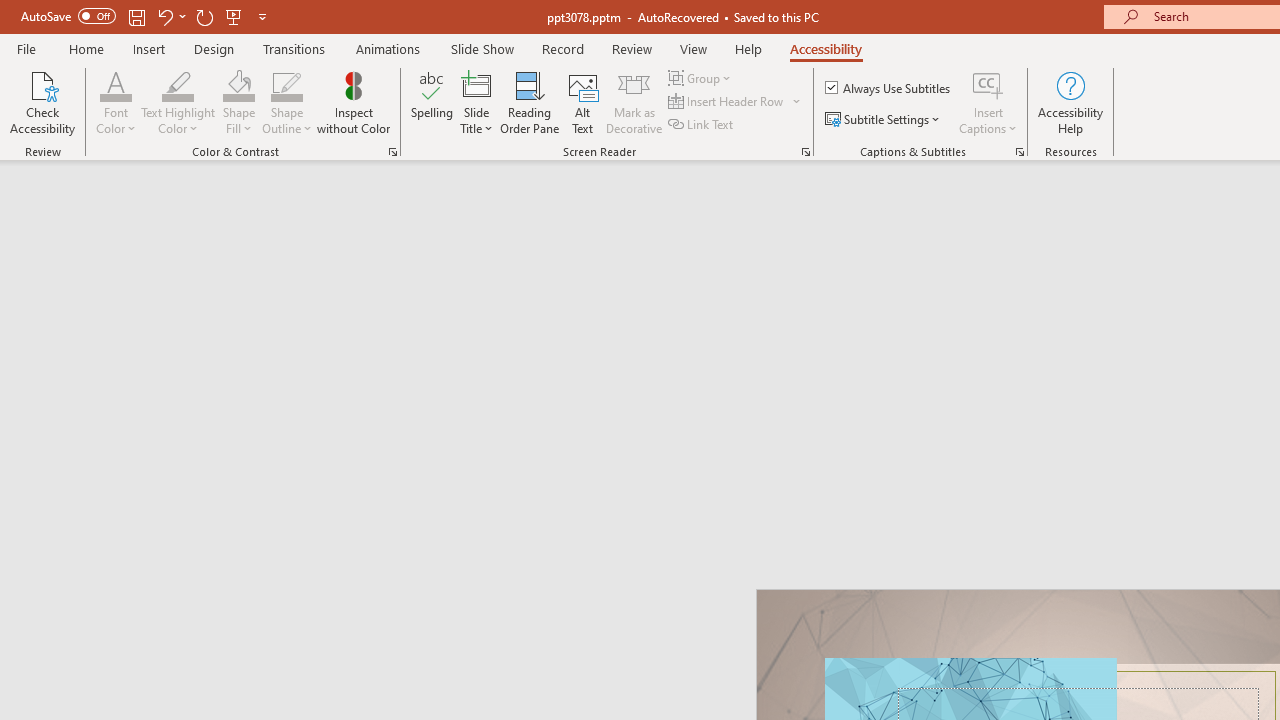  I want to click on 'Accessibility Help', so click(1069, 103).